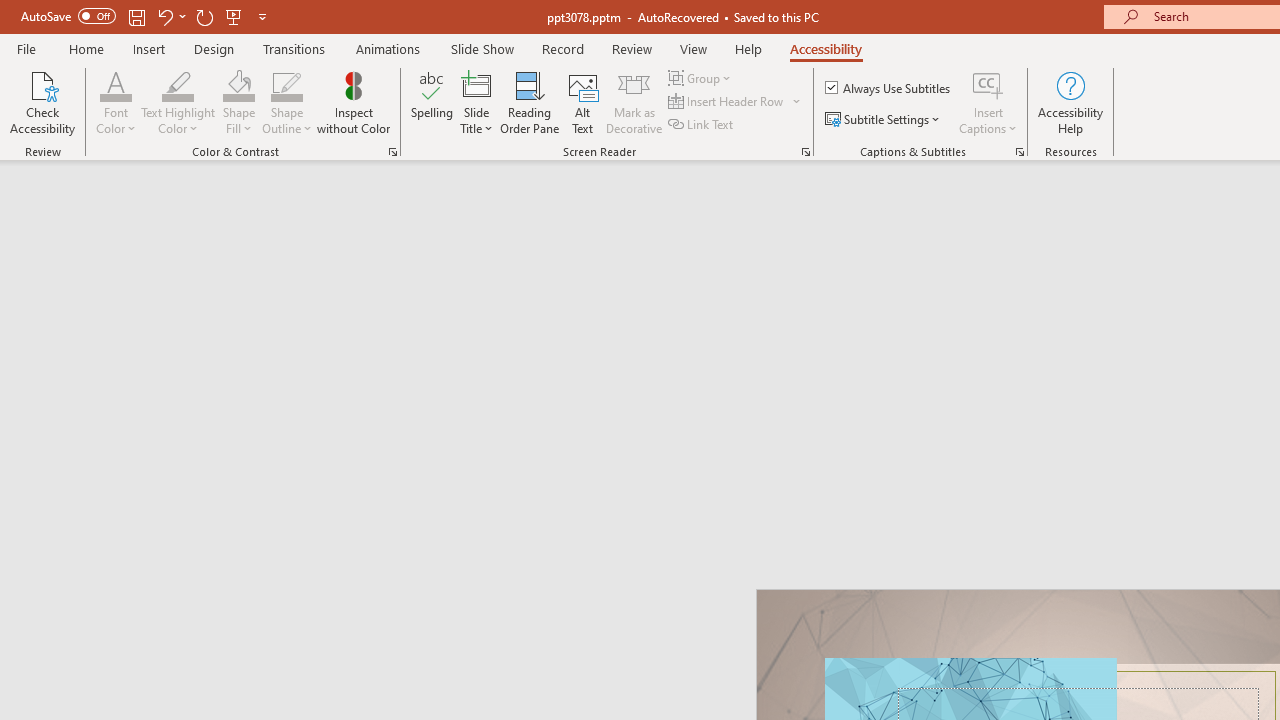  I want to click on 'Accessibility Help', so click(1069, 103).